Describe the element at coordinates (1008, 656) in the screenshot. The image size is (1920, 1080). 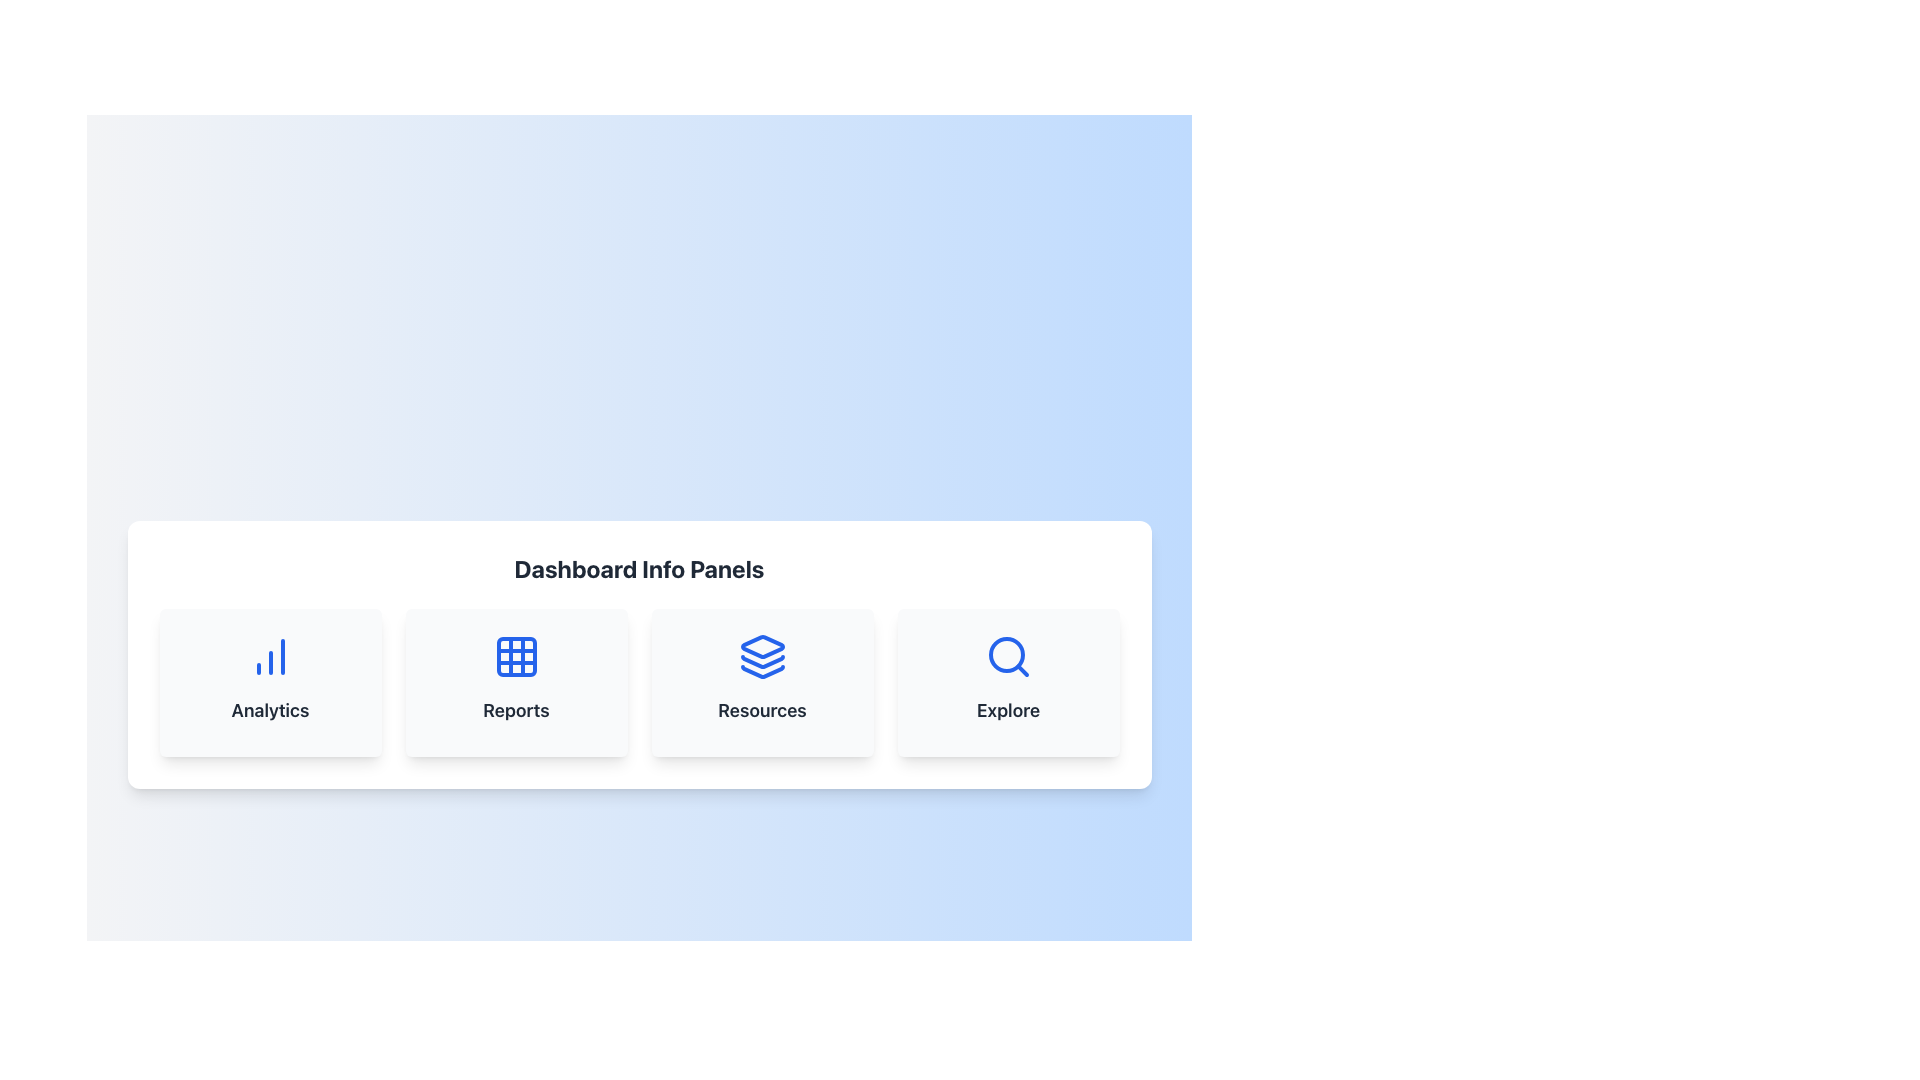
I see `the search icon located at the center of the 'Explore' card` at that location.